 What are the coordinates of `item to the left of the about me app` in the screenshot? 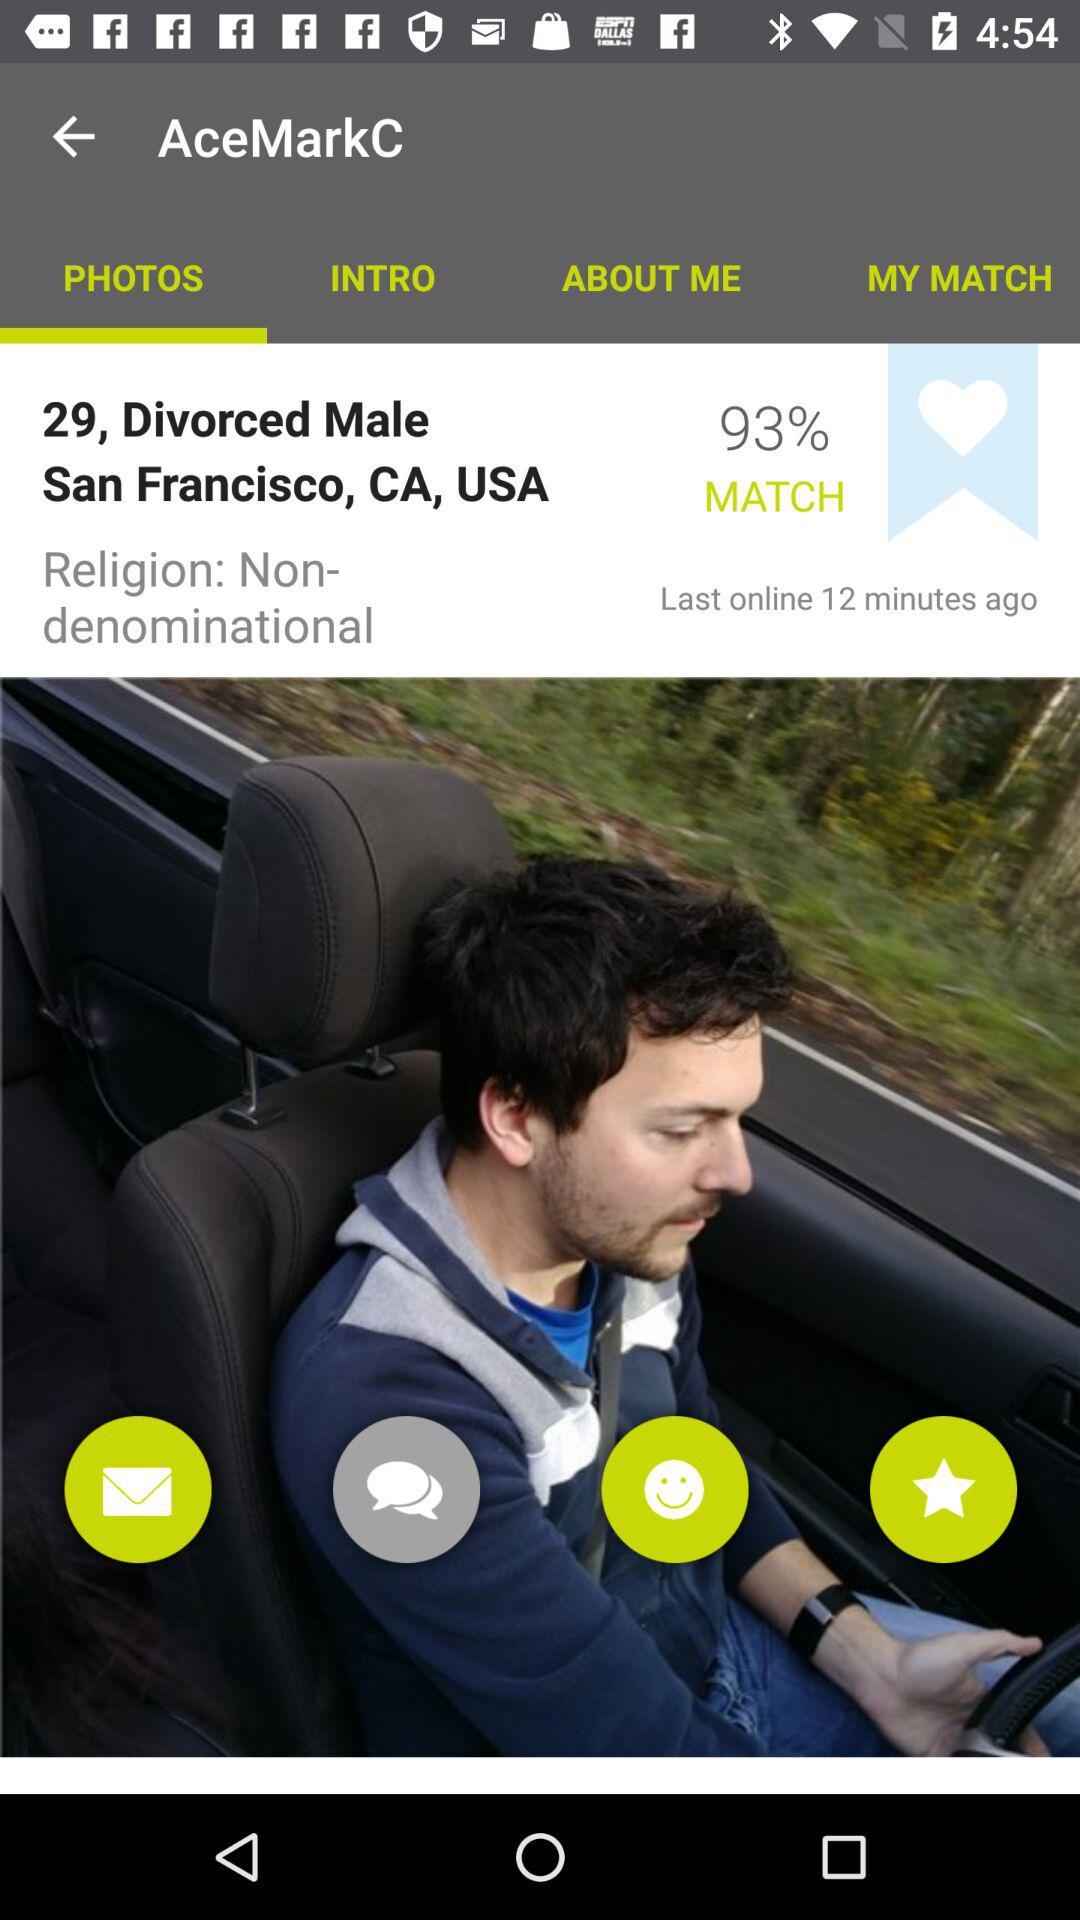 It's located at (382, 275).